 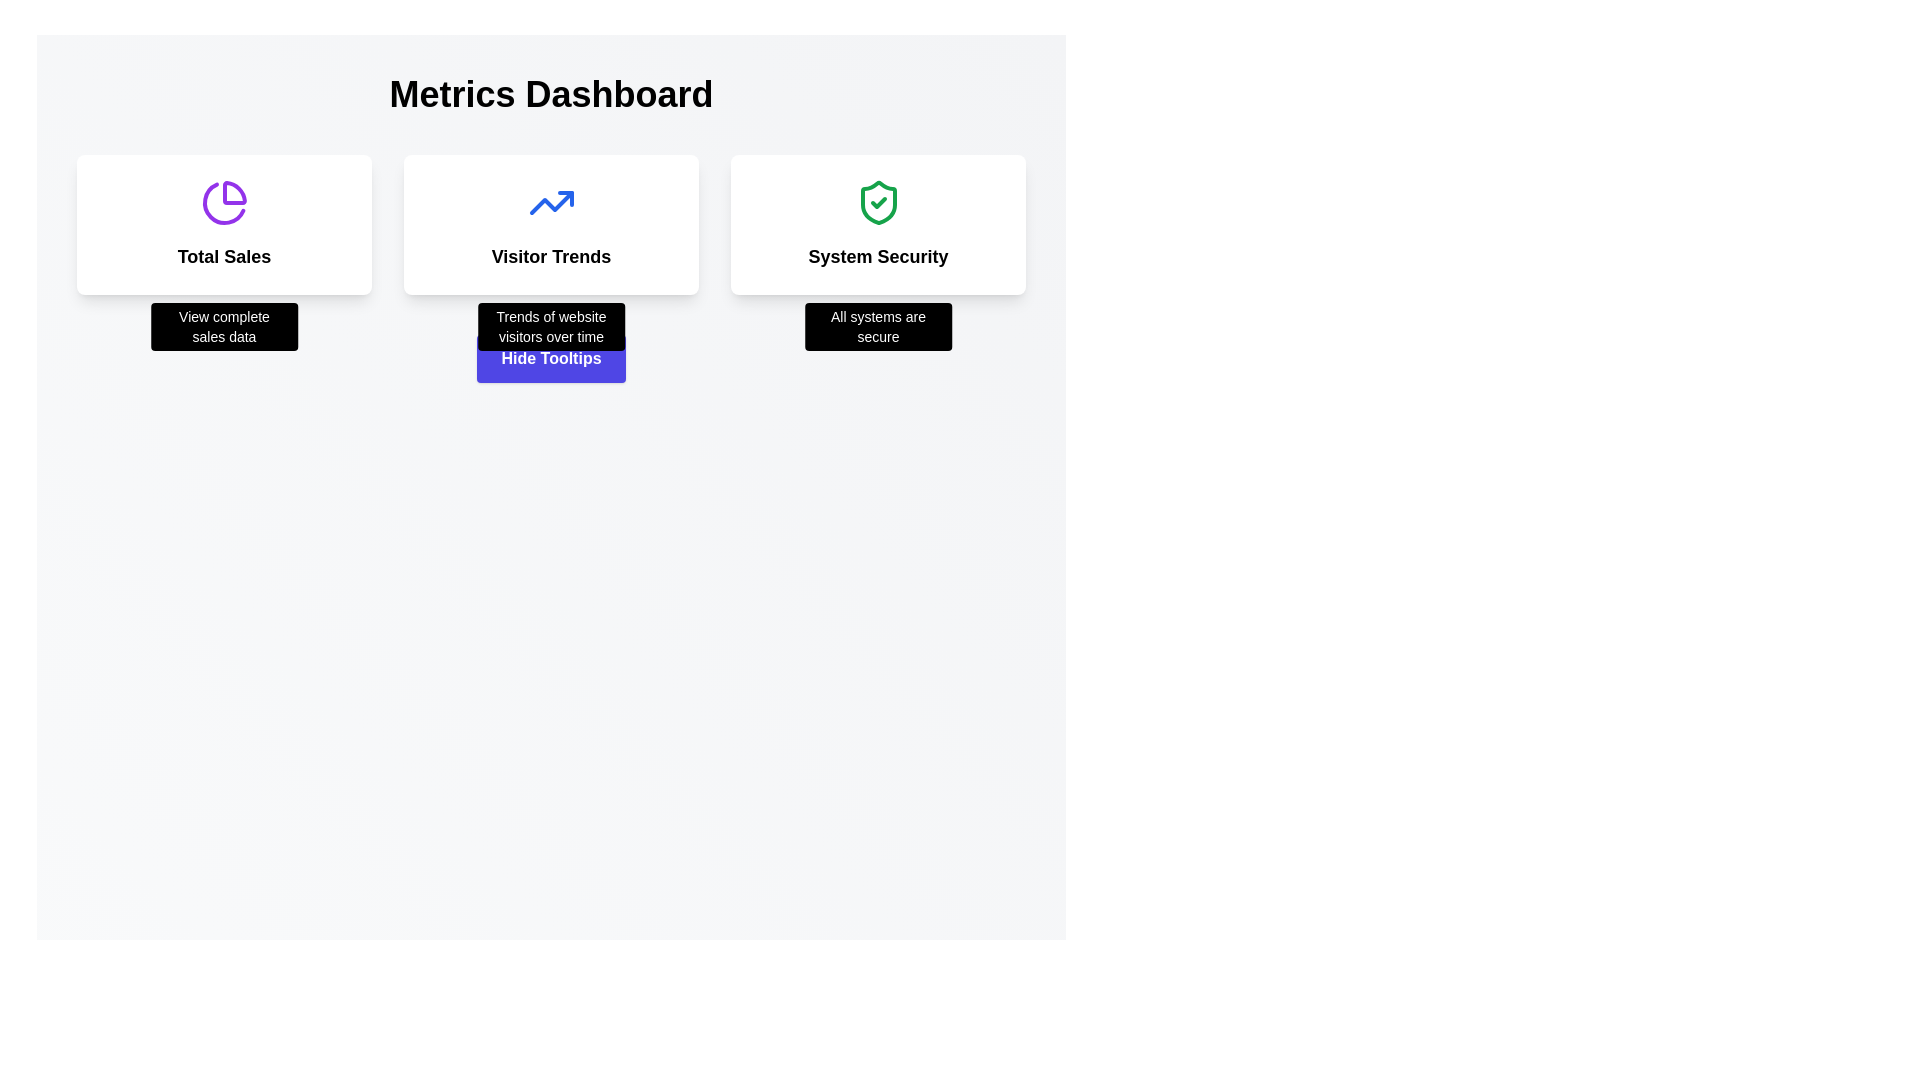 I want to click on the purple pie chart icon located in the first card, which is positioned above the text 'Total Sales', so click(x=224, y=203).